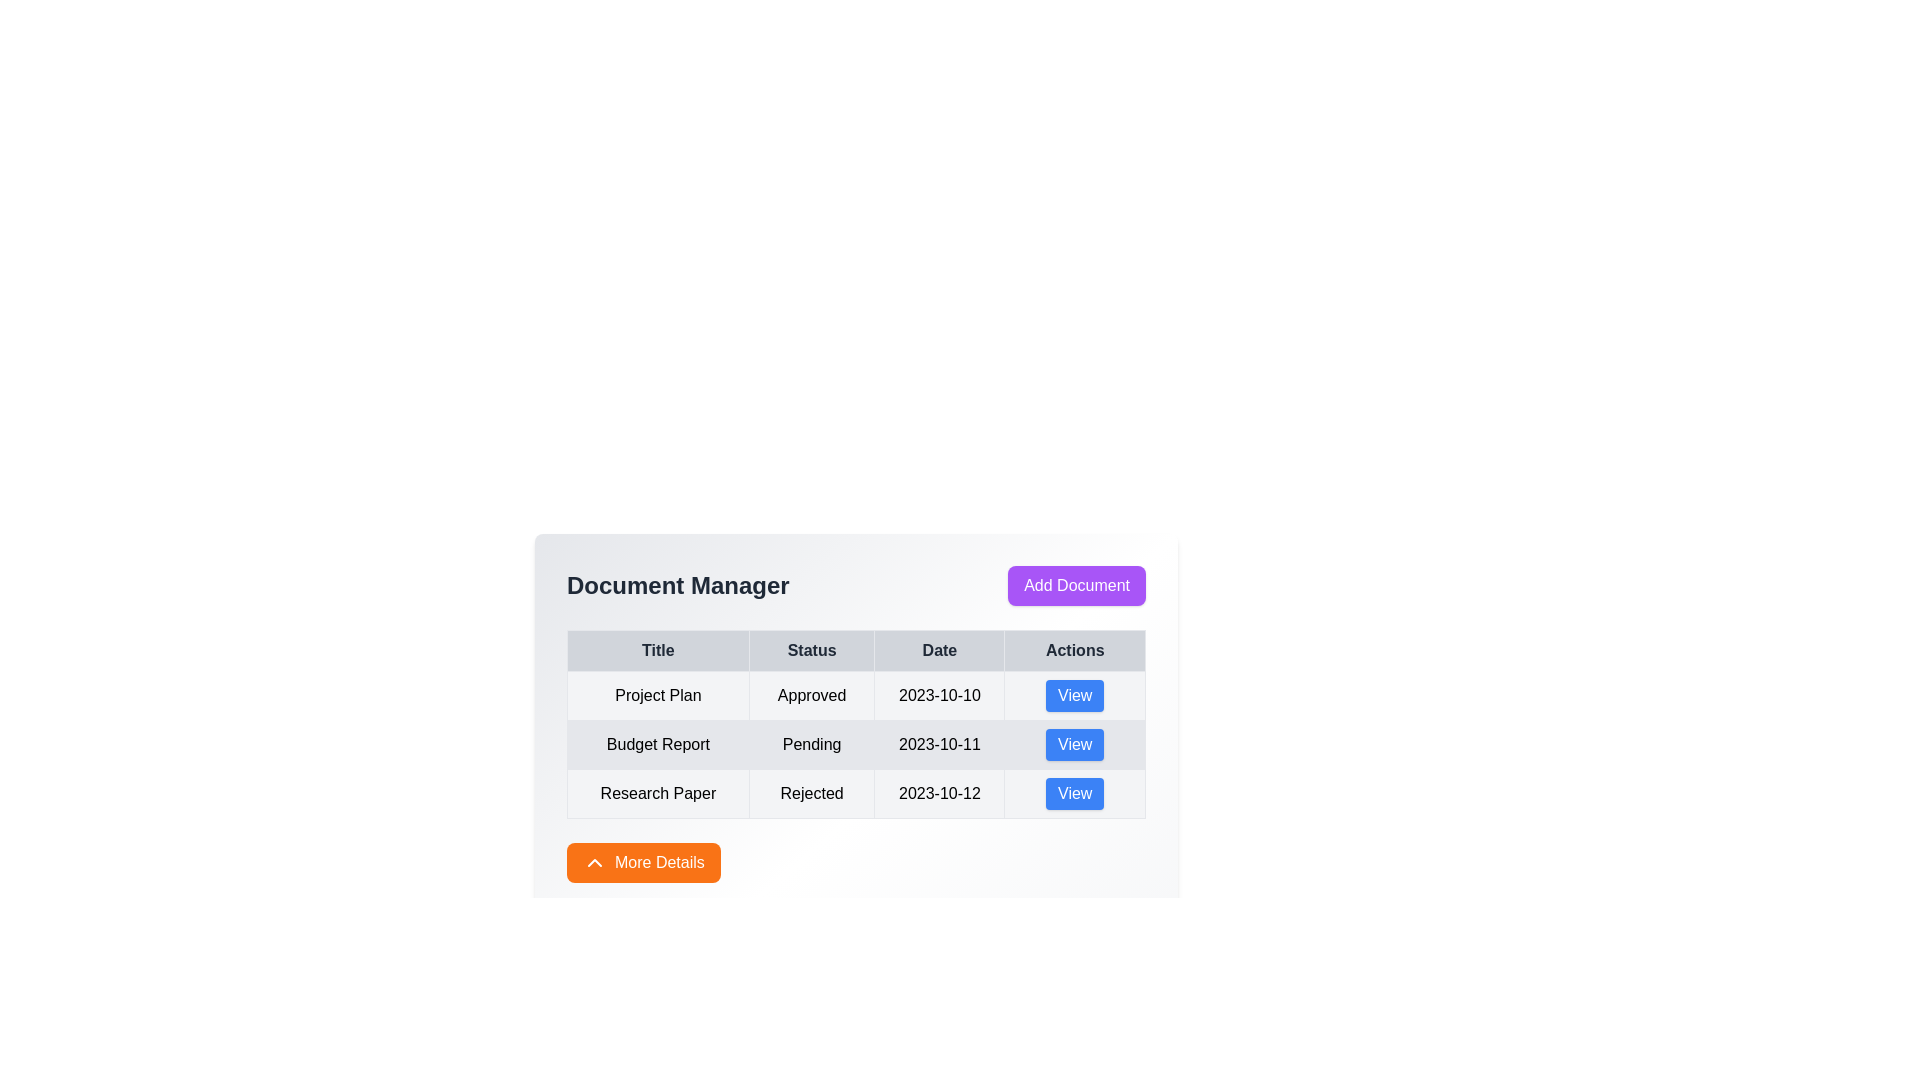 The image size is (1920, 1080). What do you see at coordinates (812, 694) in the screenshot?
I see `the static text cell indicating the approval status of the 'Project Plan' in the Status column of the table` at bounding box center [812, 694].